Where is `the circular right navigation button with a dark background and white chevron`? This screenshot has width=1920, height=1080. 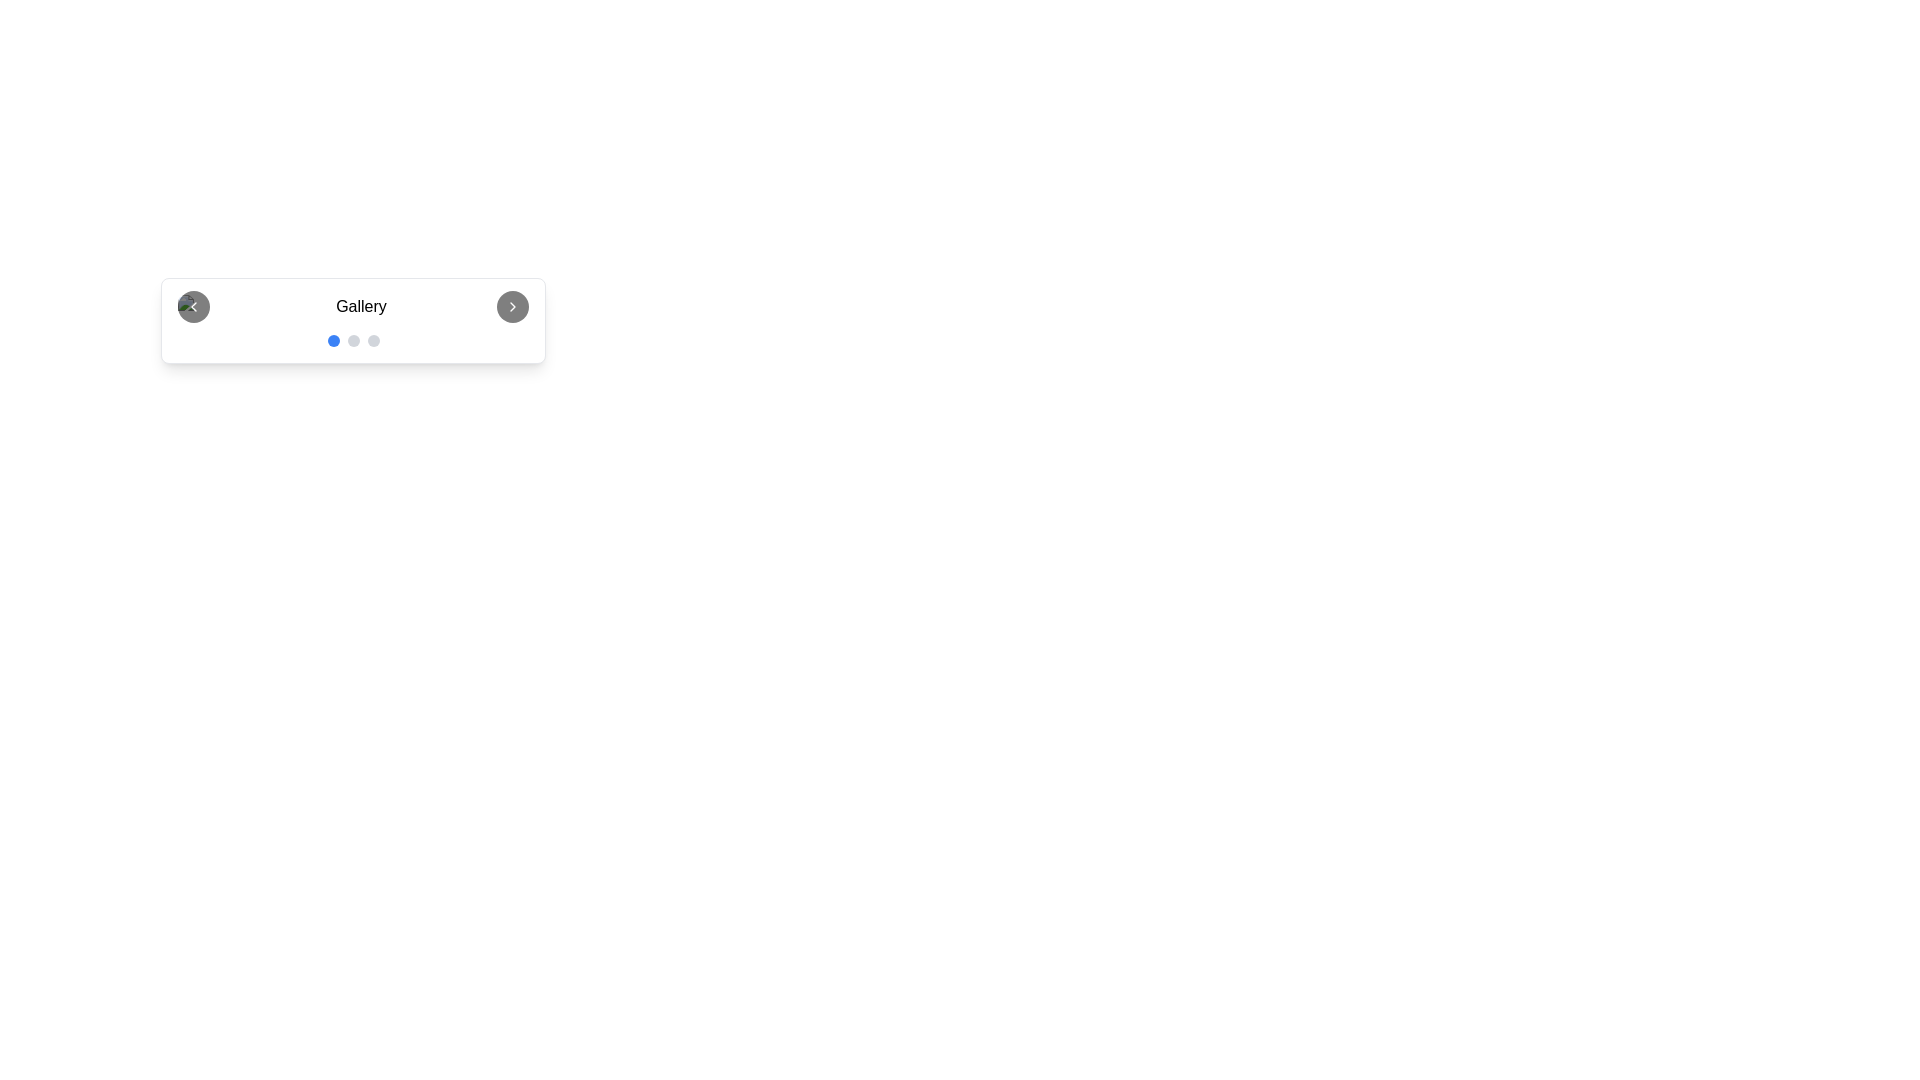 the circular right navigation button with a dark background and white chevron is located at coordinates (513, 307).